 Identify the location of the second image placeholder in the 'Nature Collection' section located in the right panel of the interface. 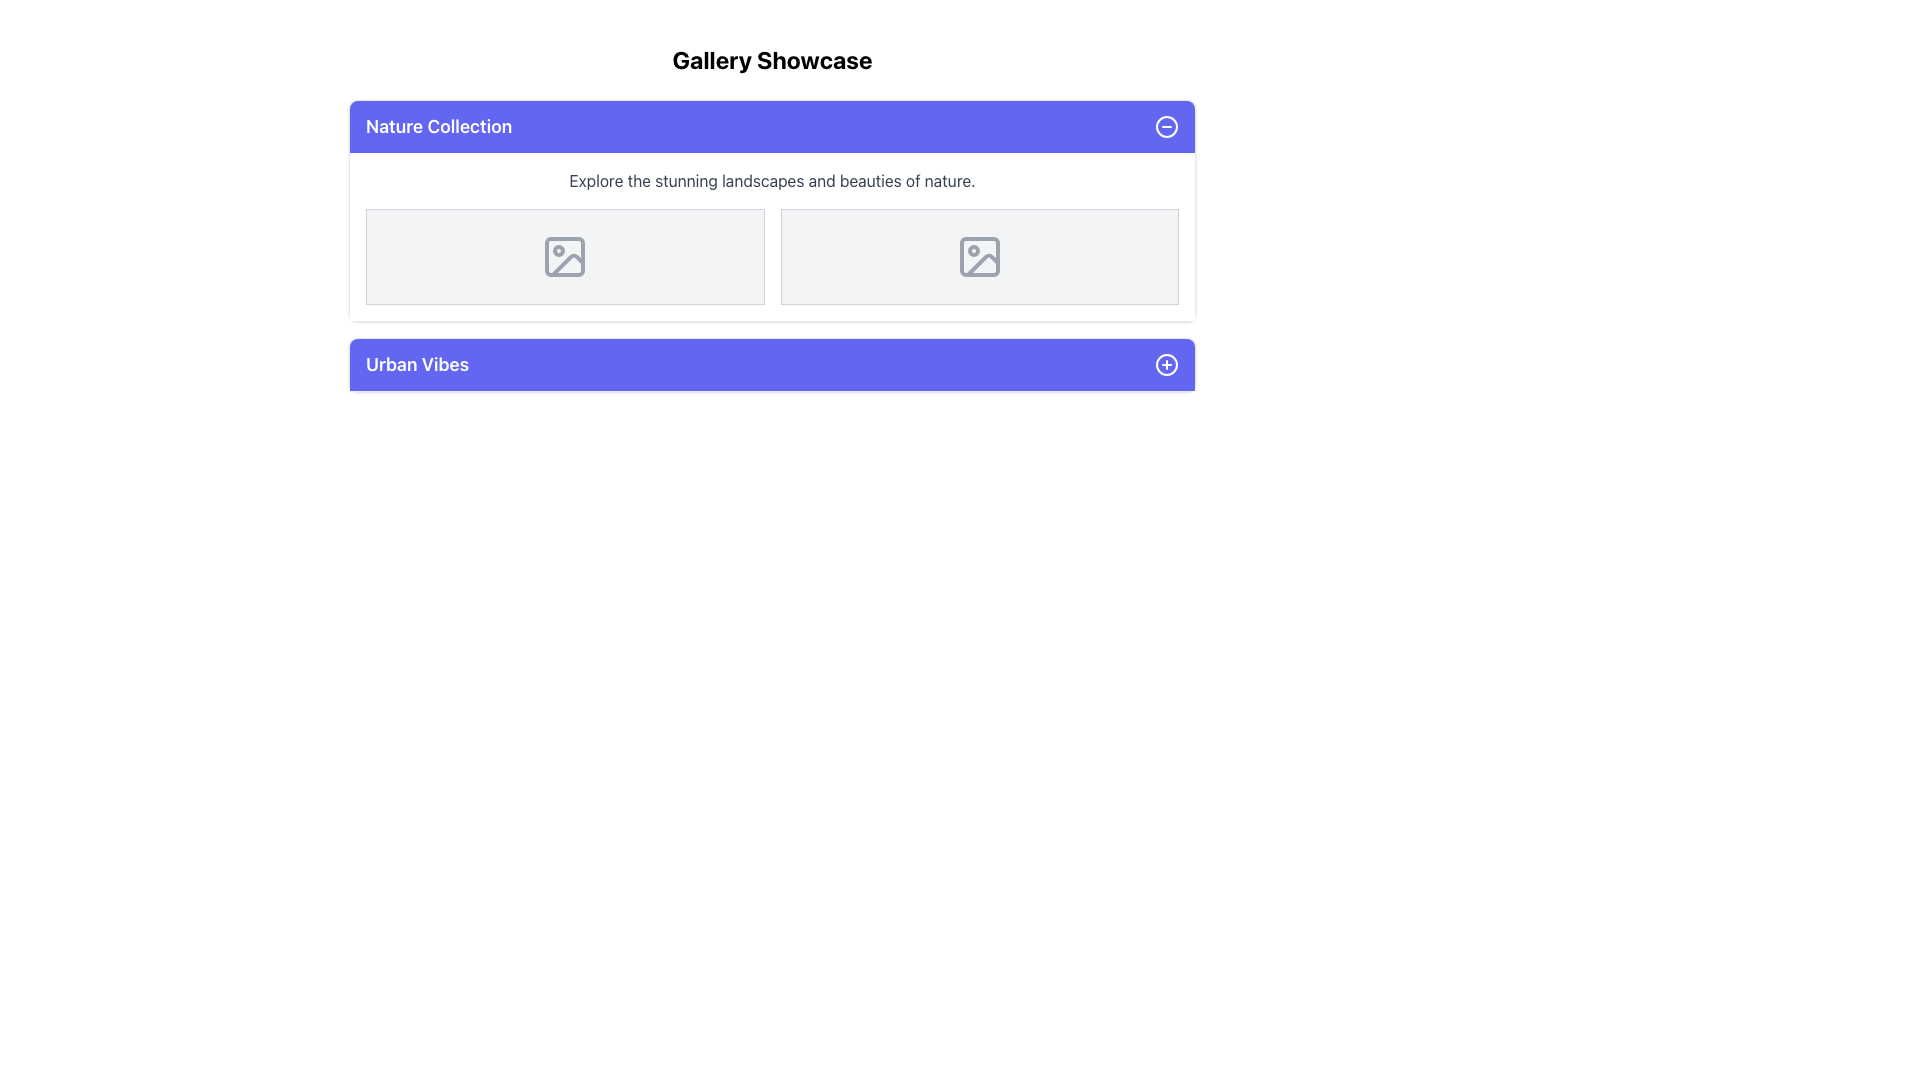
(979, 256).